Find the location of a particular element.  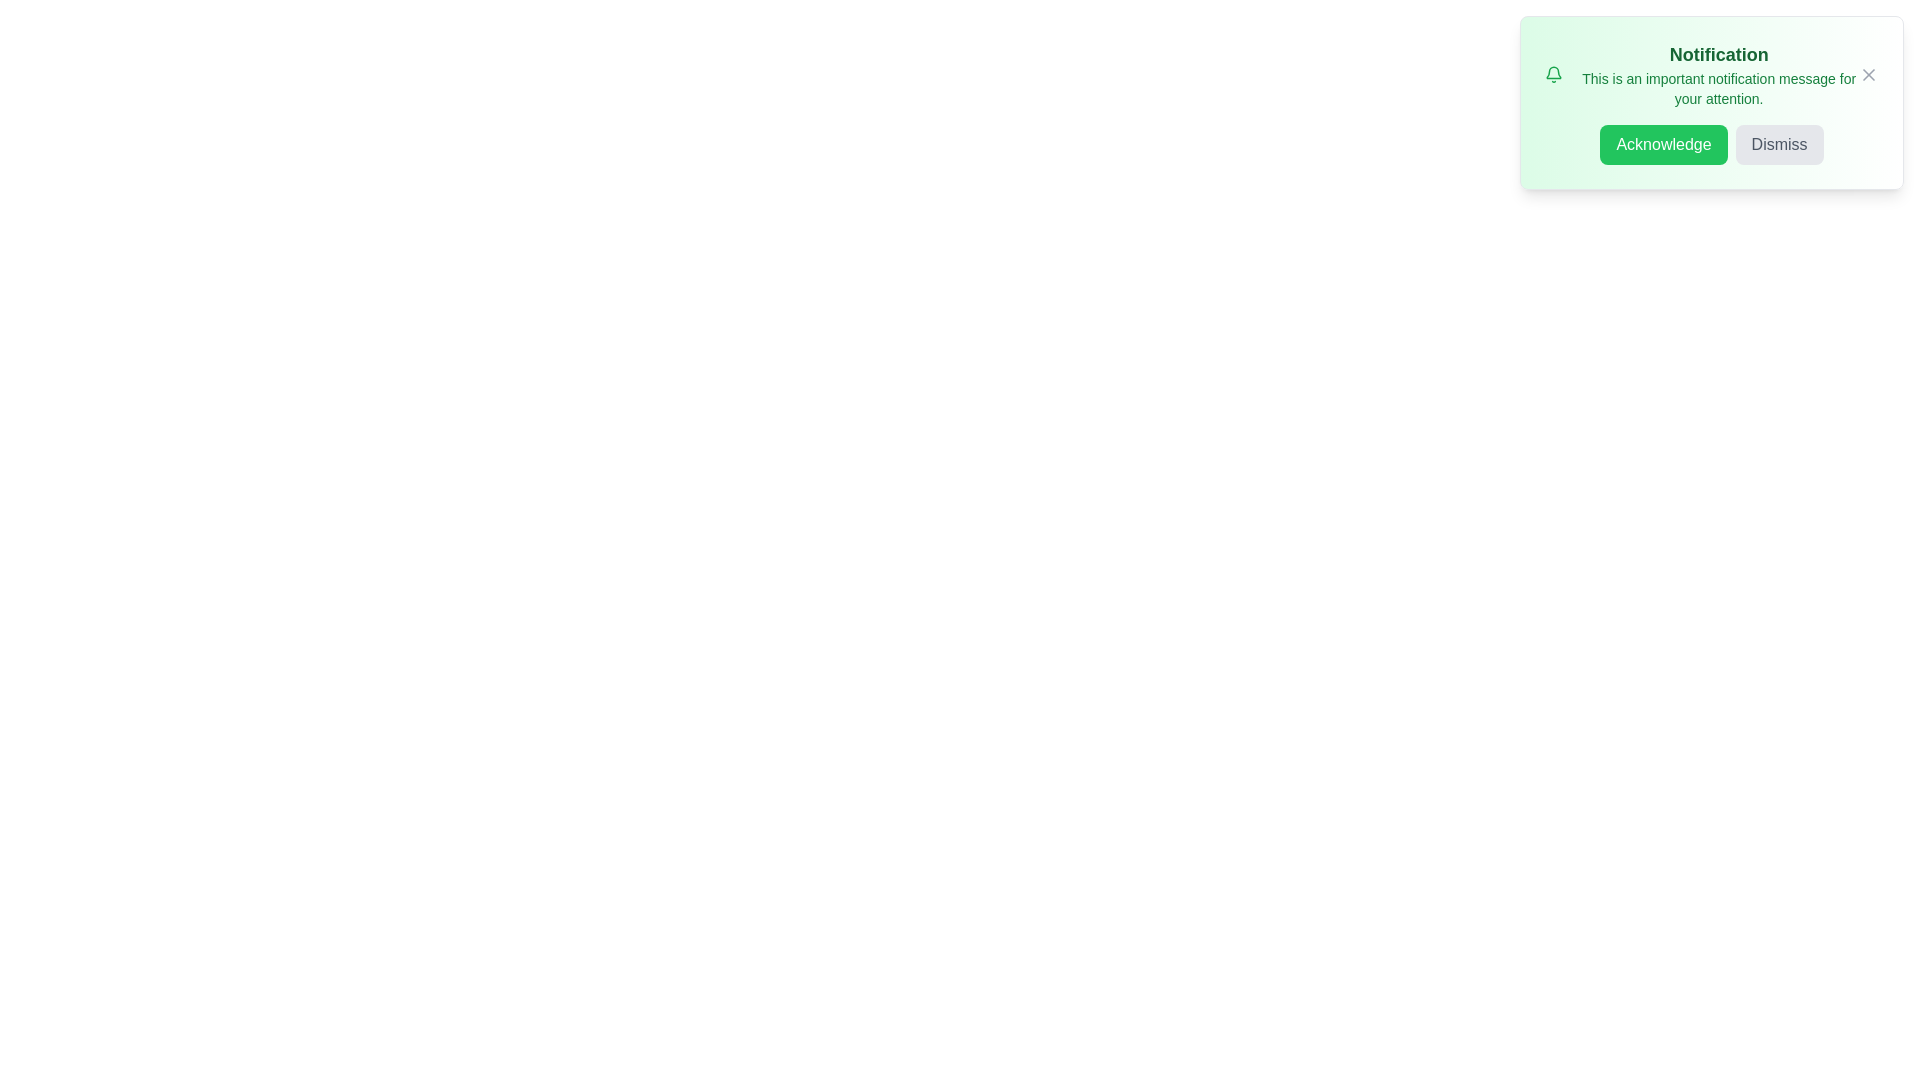

the notification icon represented by the bell is located at coordinates (1553, 73).